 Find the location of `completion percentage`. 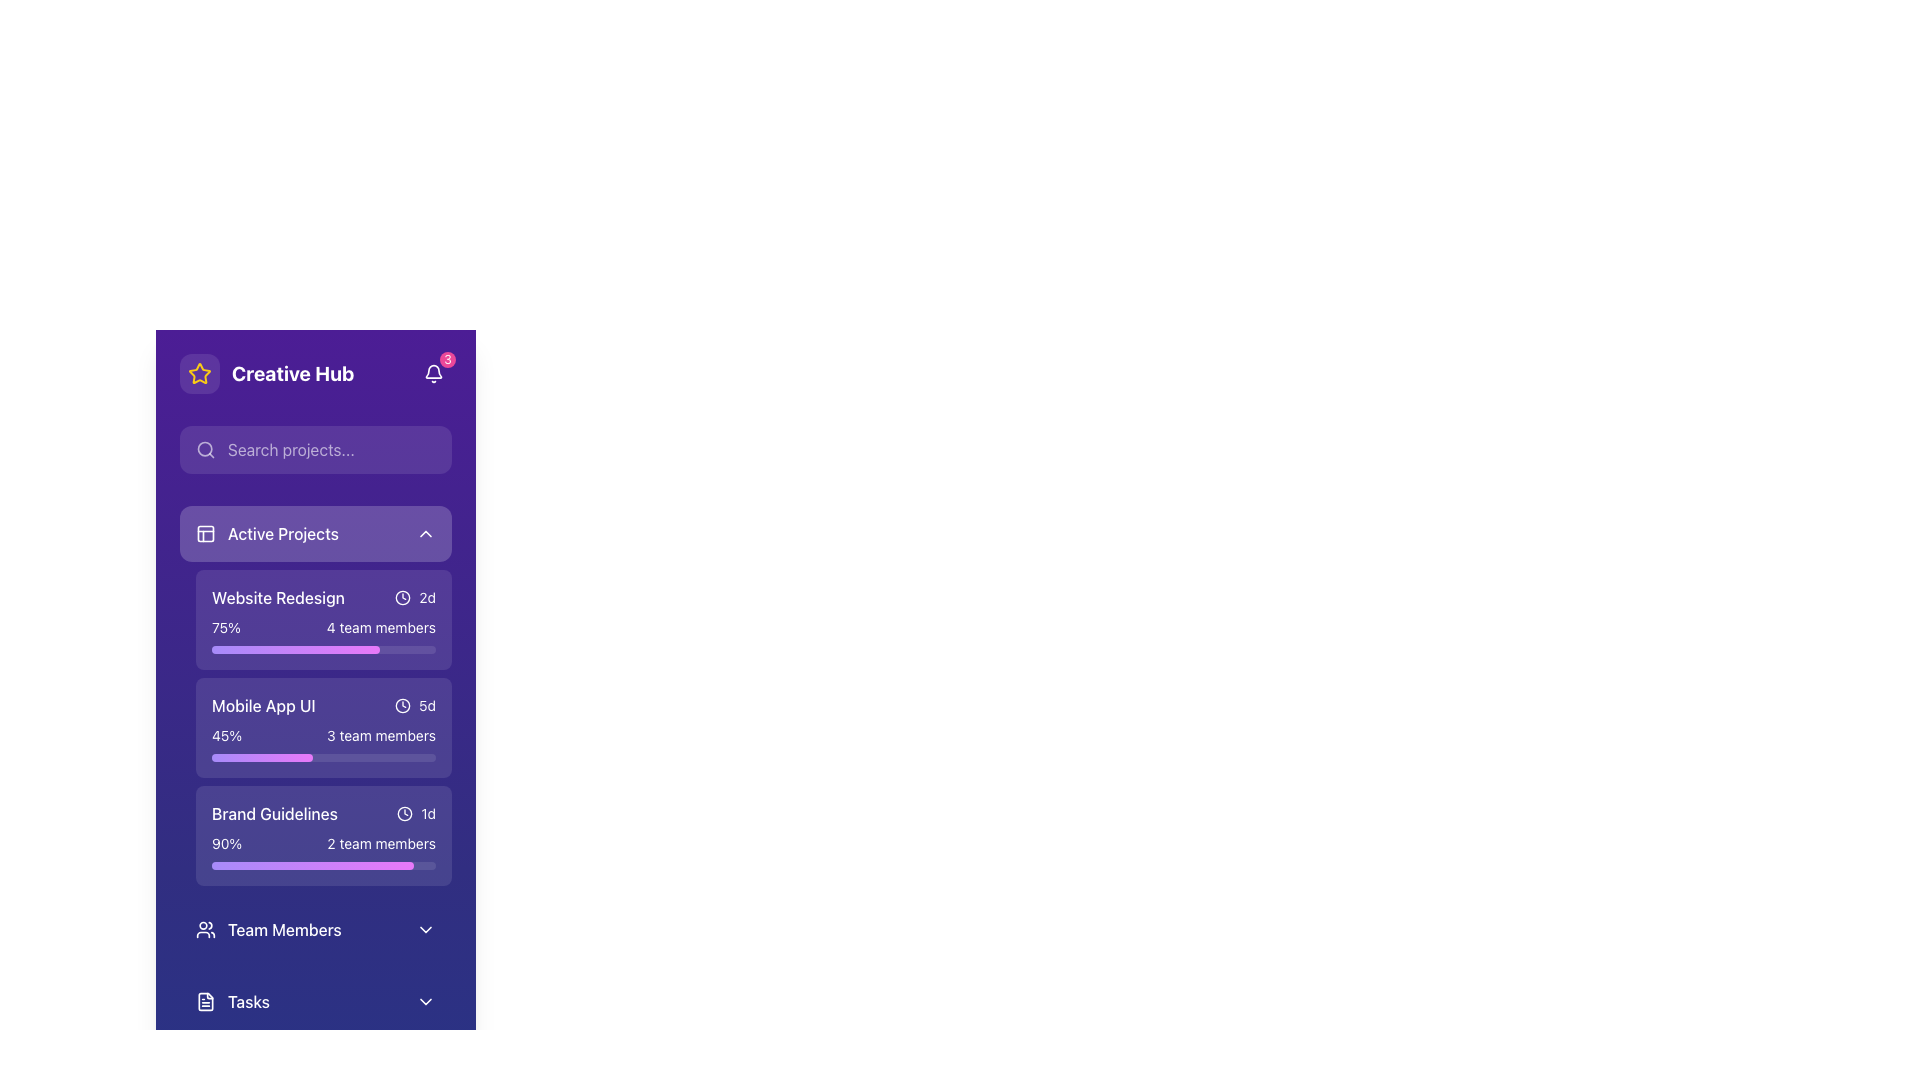

completion percentage is located at coordinates (283, 650).